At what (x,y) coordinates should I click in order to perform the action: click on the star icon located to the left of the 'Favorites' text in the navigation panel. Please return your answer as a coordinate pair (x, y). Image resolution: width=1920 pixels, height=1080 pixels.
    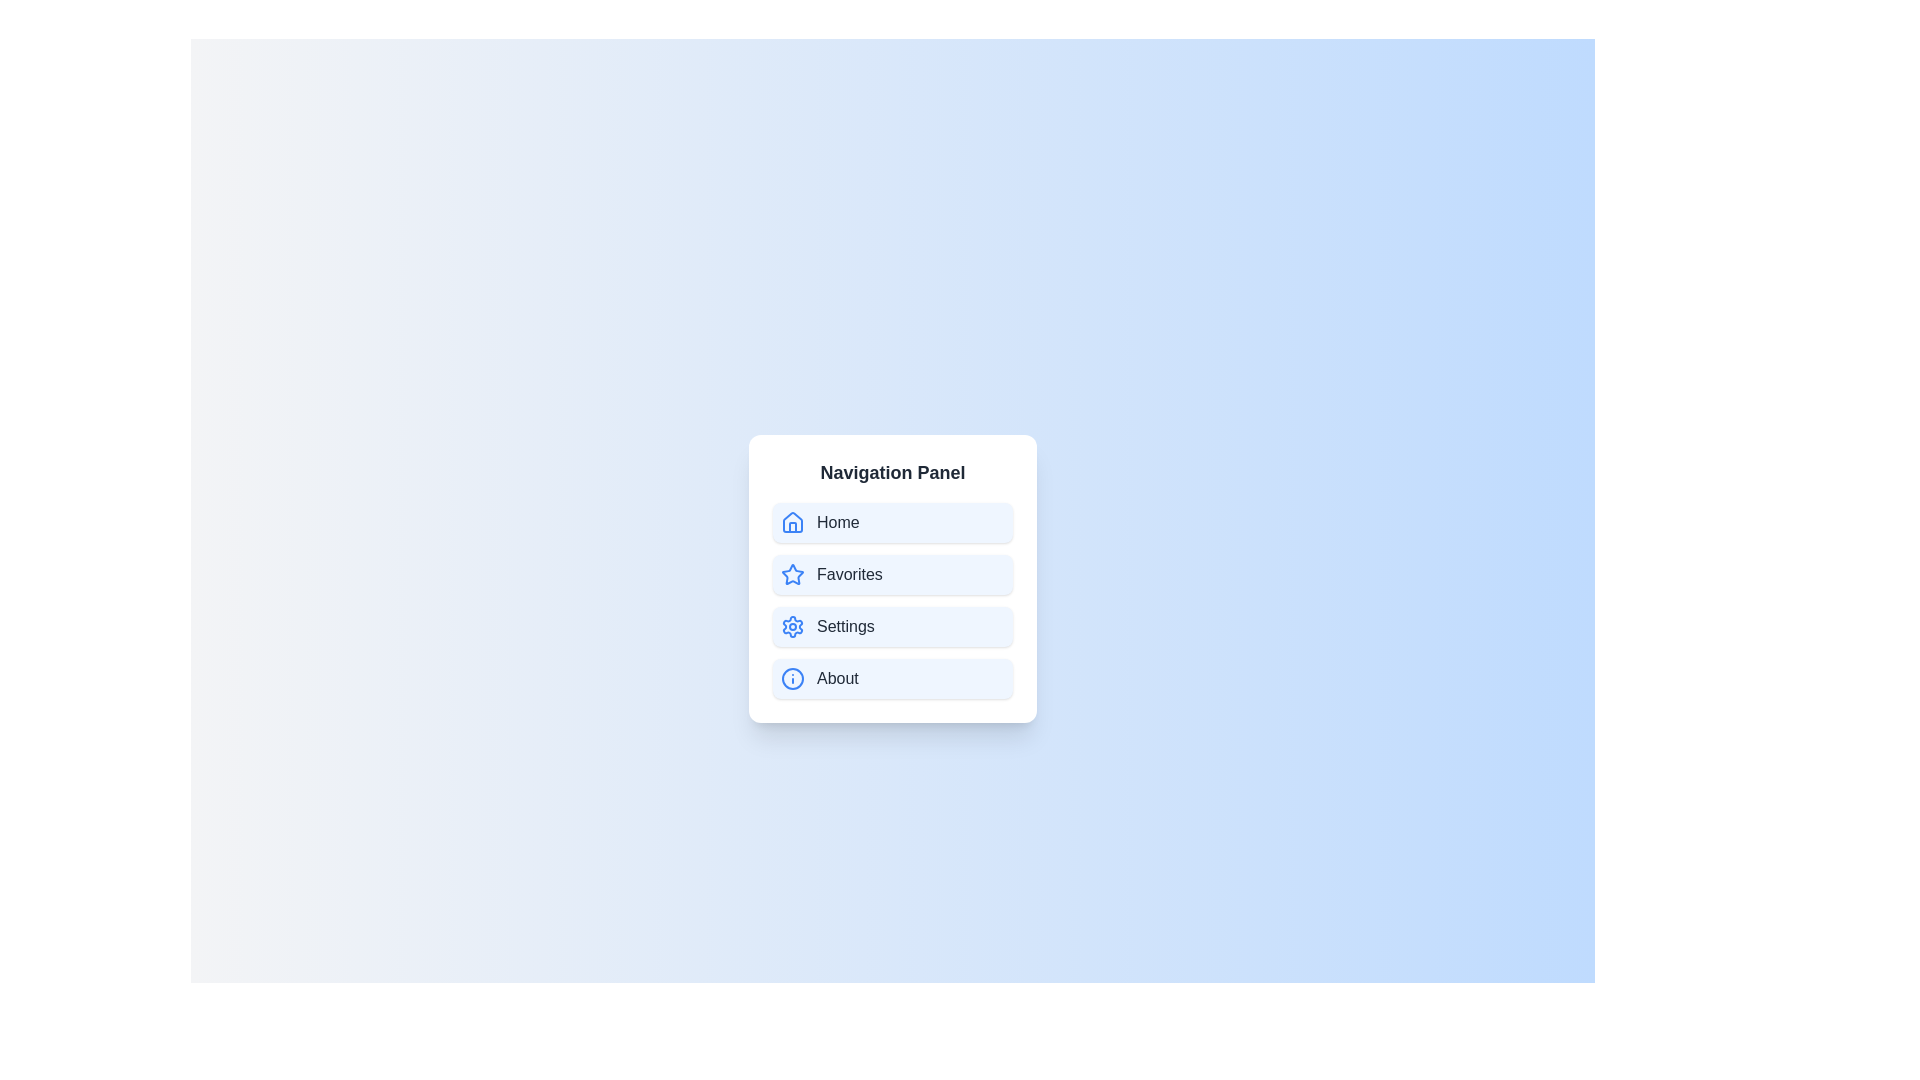
    Looking at the image, I should click on (791, 574).